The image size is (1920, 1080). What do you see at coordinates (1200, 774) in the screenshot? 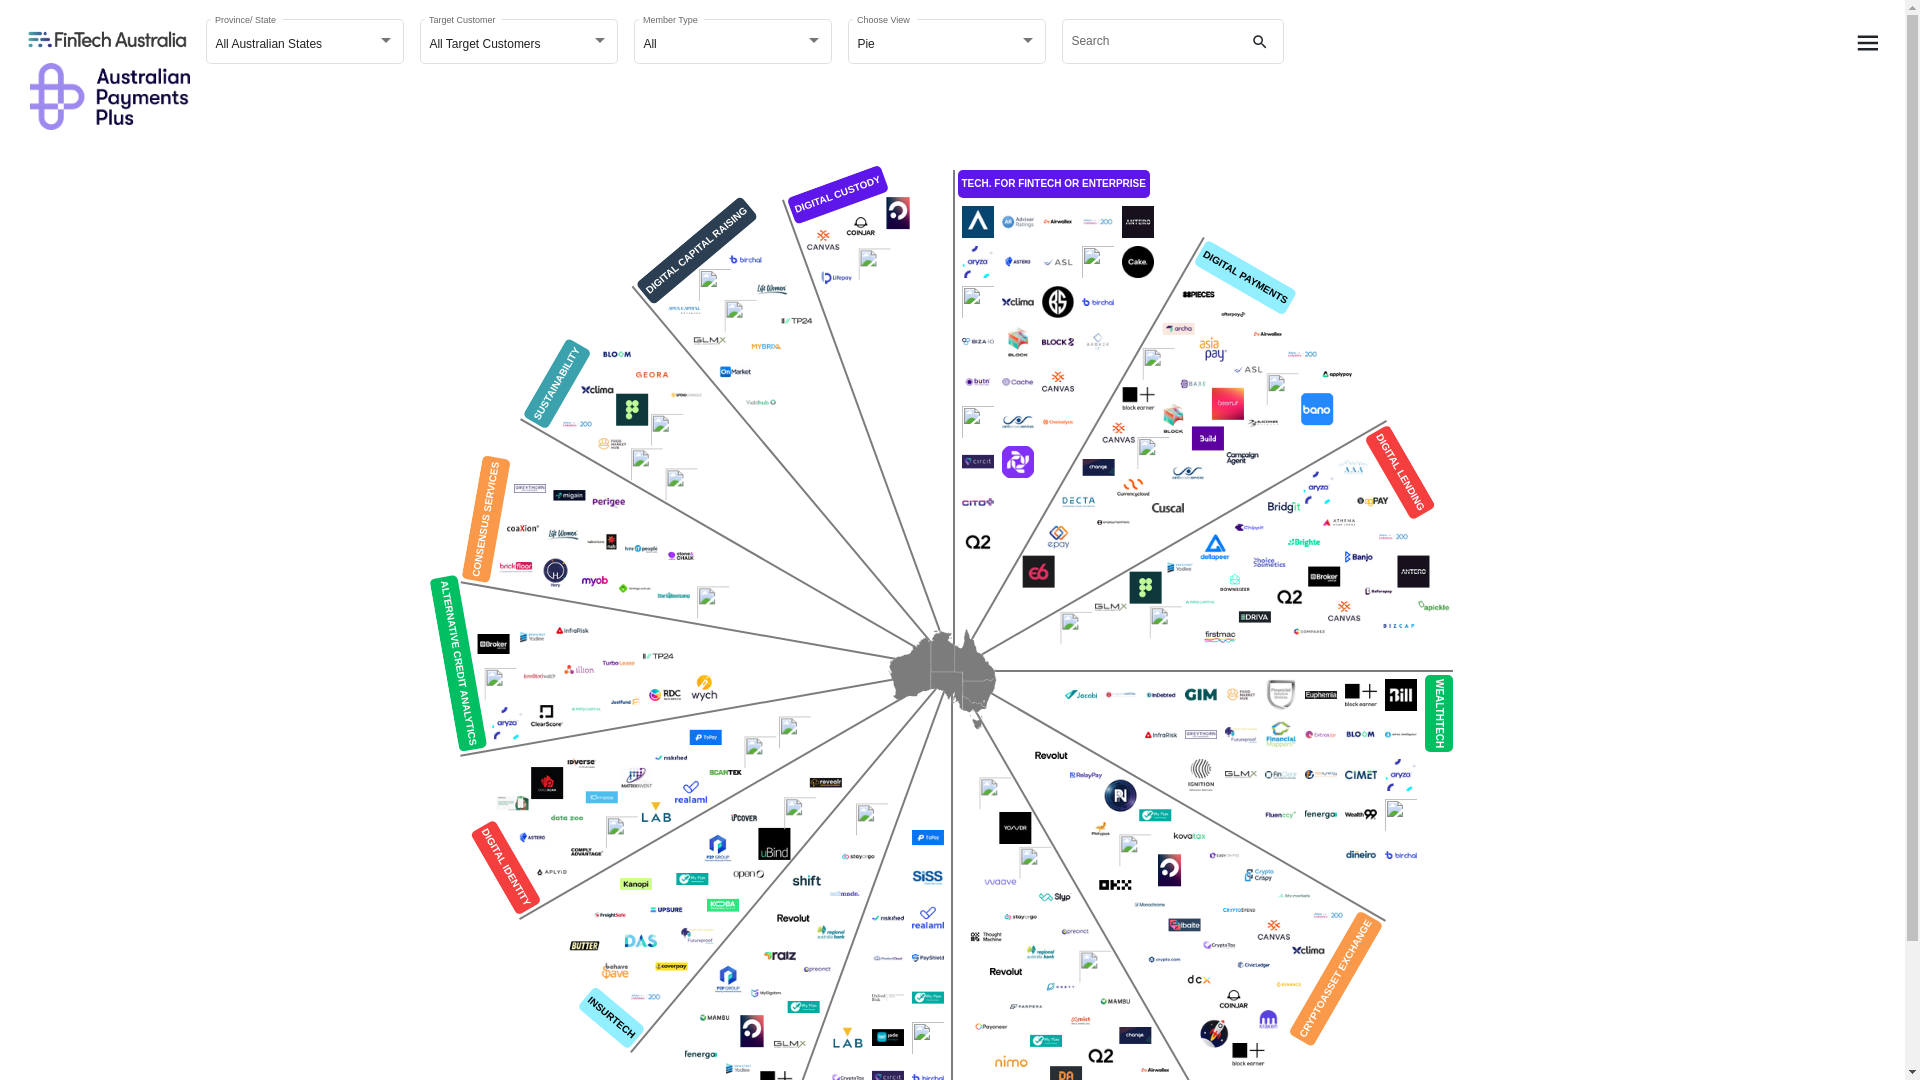
I see `'Ignition Advice'` at bounding box center [1200, 774].